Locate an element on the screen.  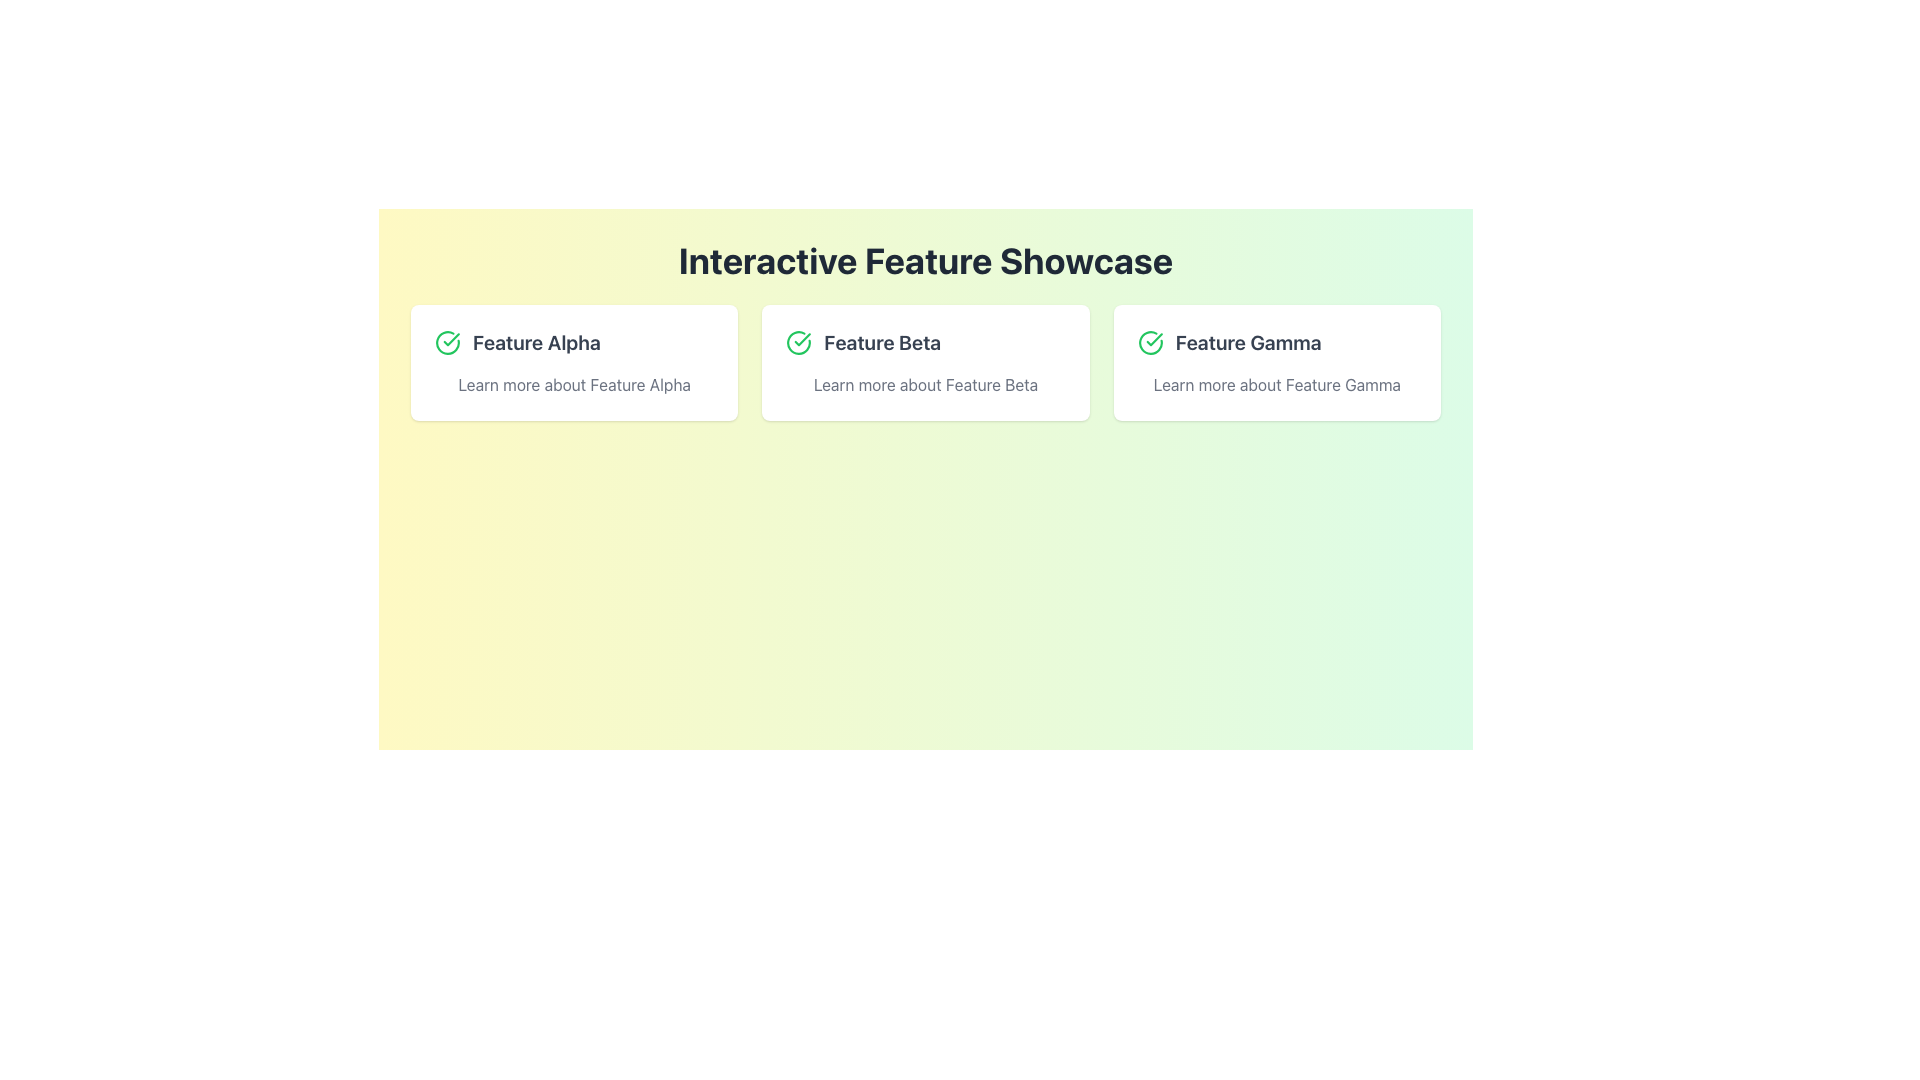
the circular green check mark icon located to the left of the text 'Feature Gamma' is located at coordinates (1150, 342).